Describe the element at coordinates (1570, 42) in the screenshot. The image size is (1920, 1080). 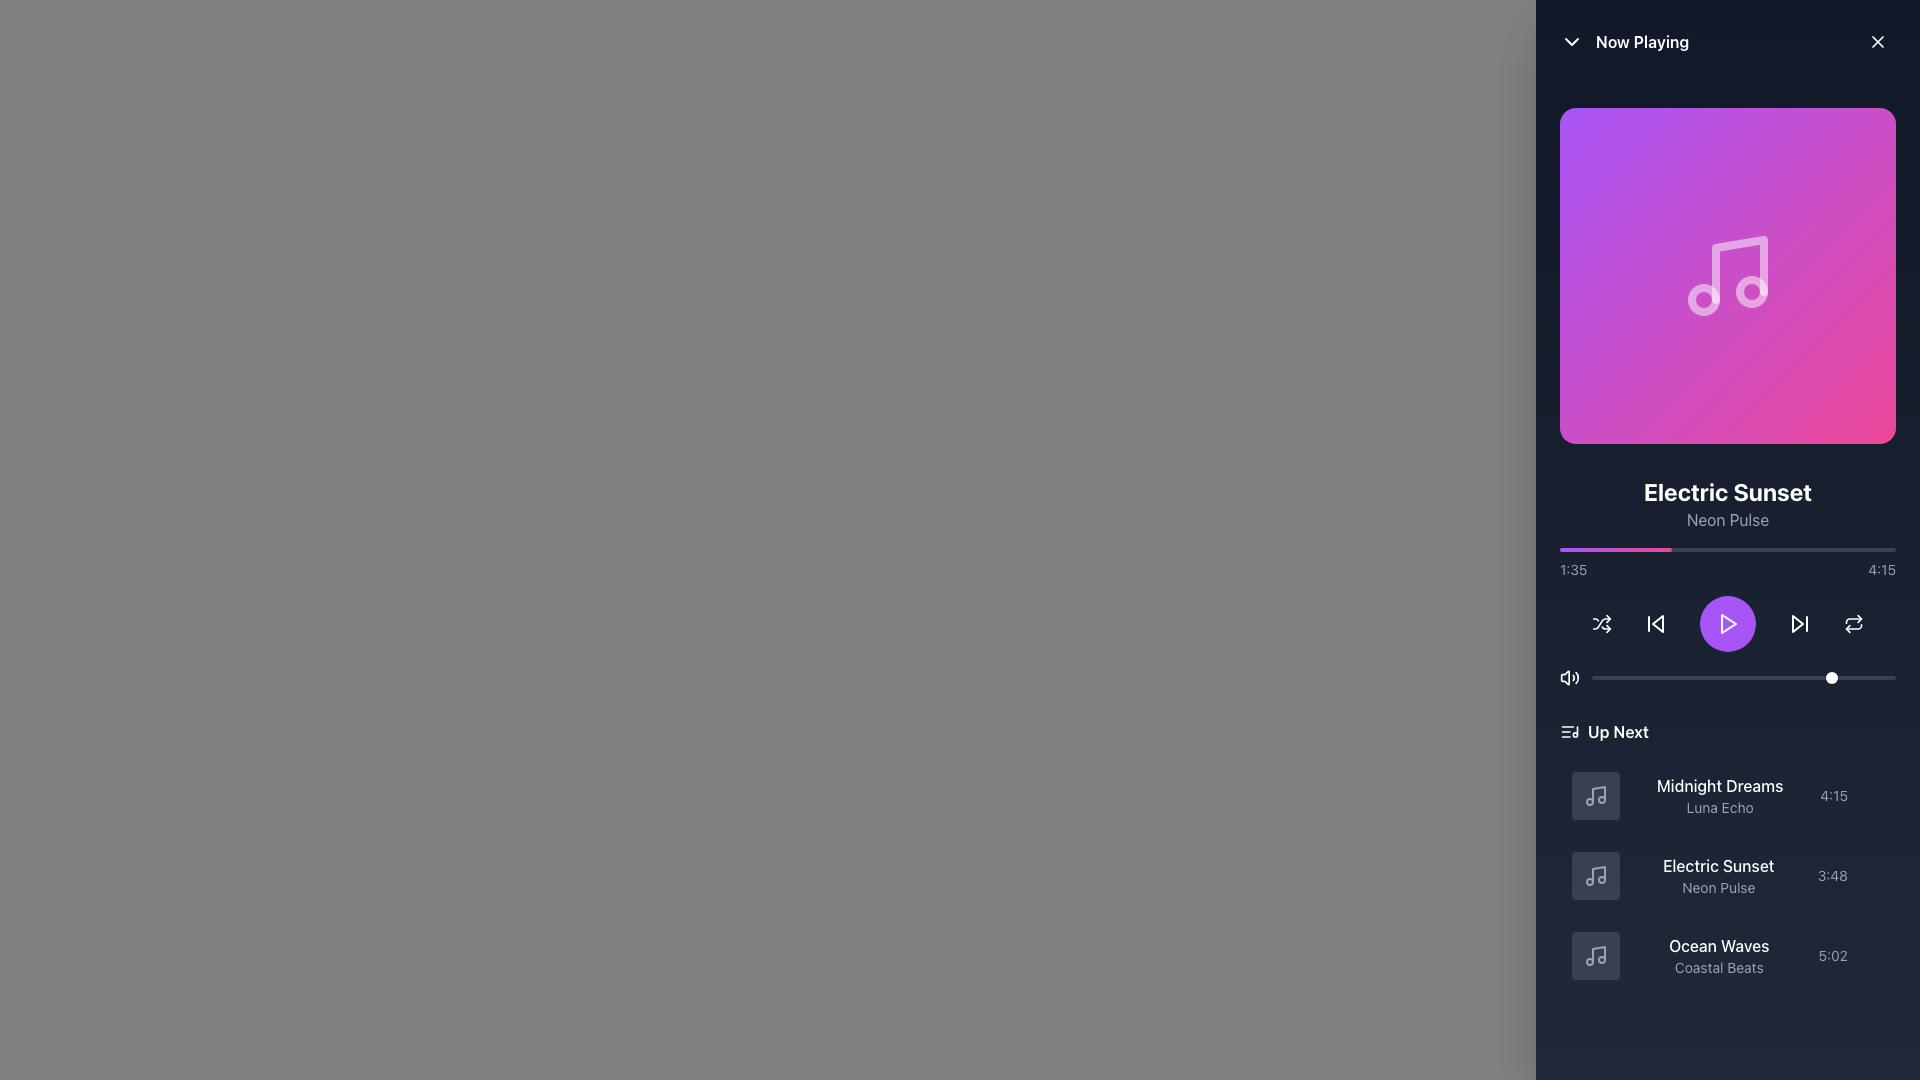
I see `the dropdown icon located at the top-left corner of the content panel, next to the 'Now Playing' text` at that location.